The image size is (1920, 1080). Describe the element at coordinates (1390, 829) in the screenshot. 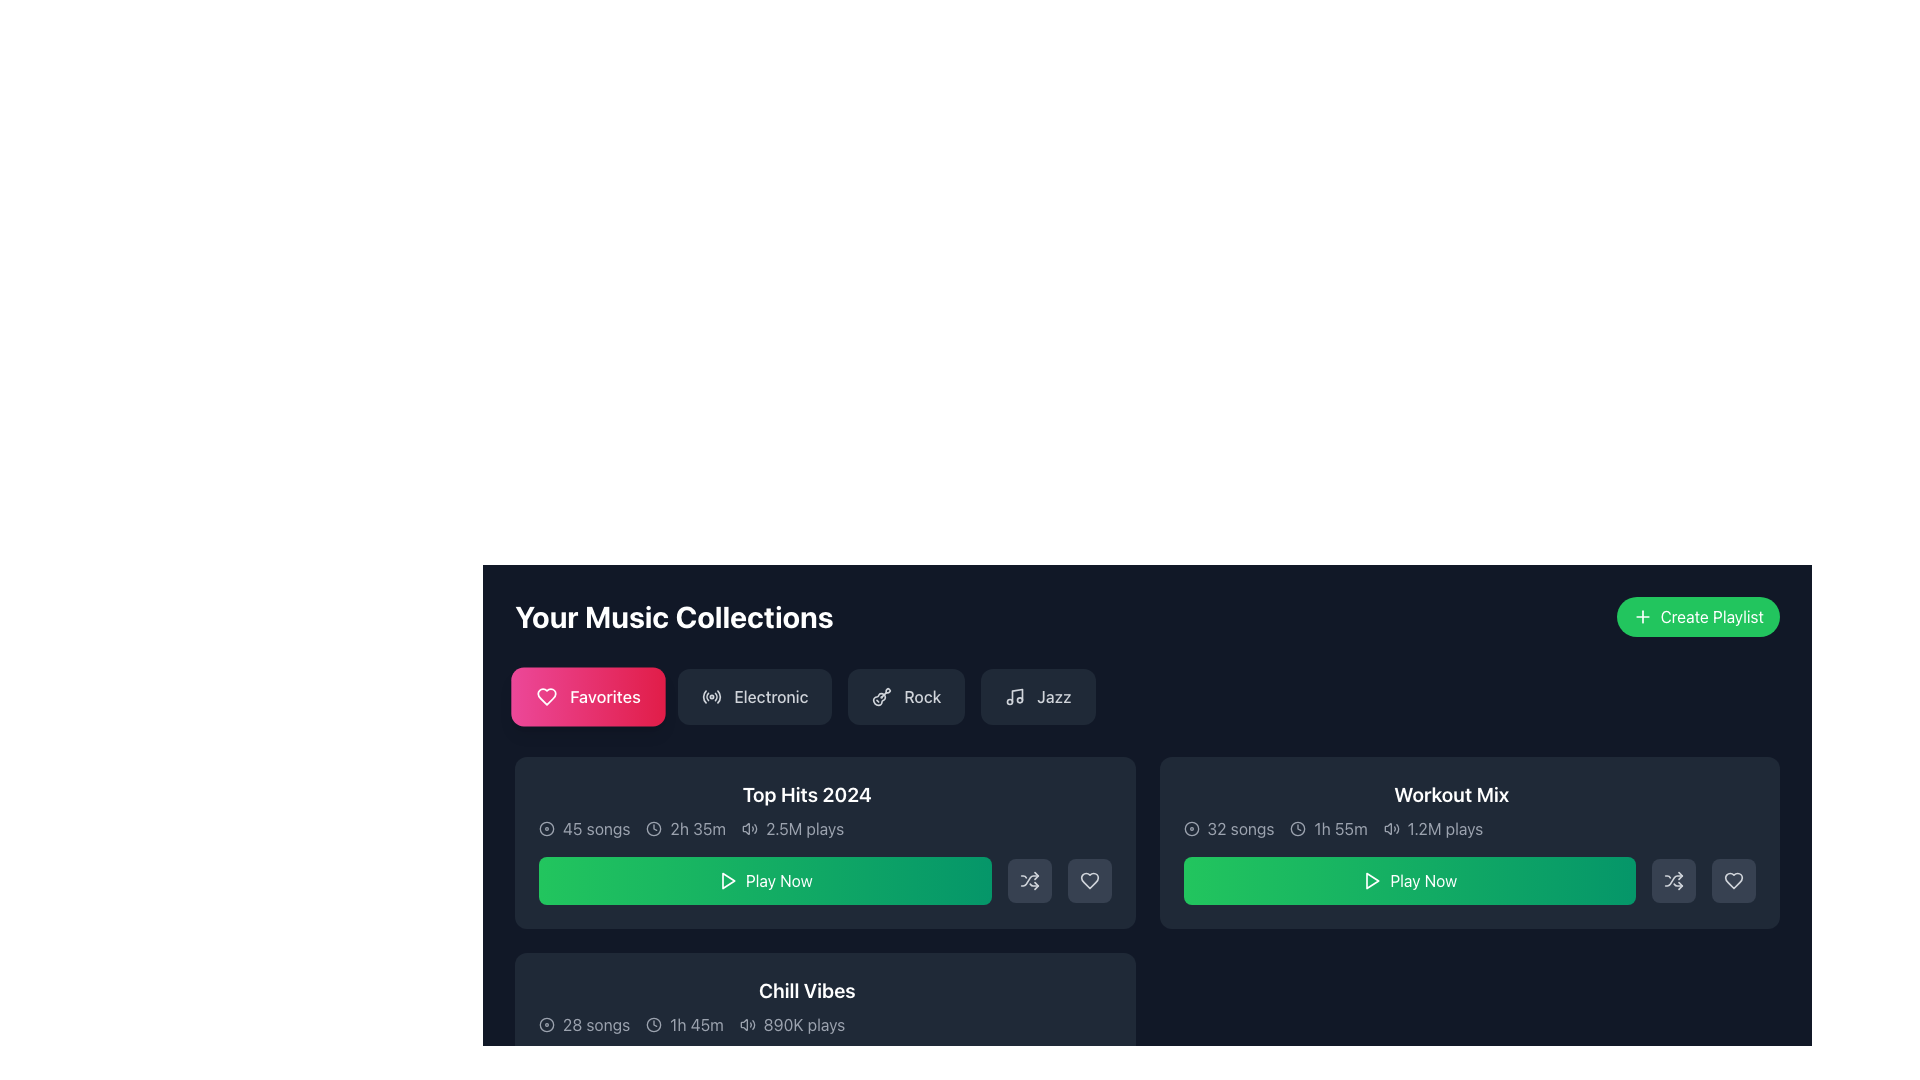

I see `the sound or audio icon located to the left of the text '1.2M plays' in the 'Workout Mix' row of the Music Collection section` at that location.